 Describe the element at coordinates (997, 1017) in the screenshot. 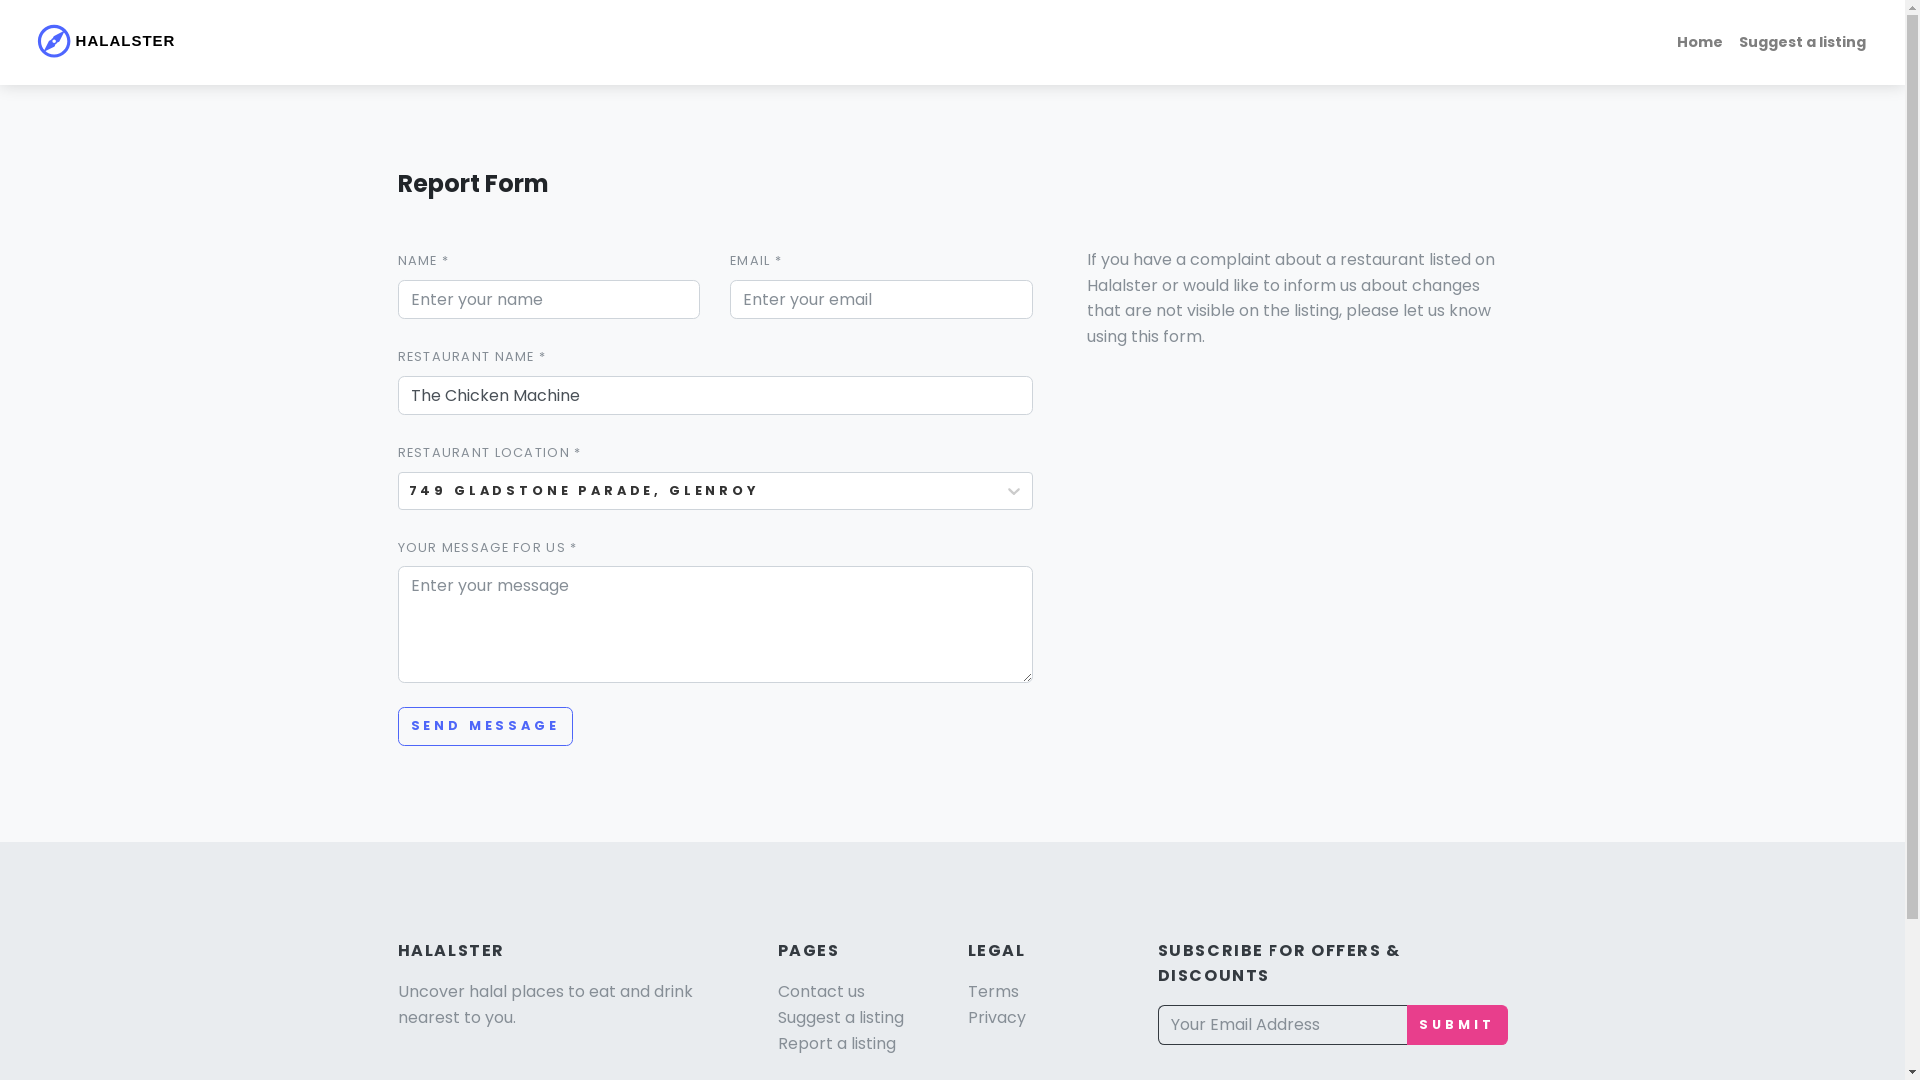

I see `'Privacy'` at that location.